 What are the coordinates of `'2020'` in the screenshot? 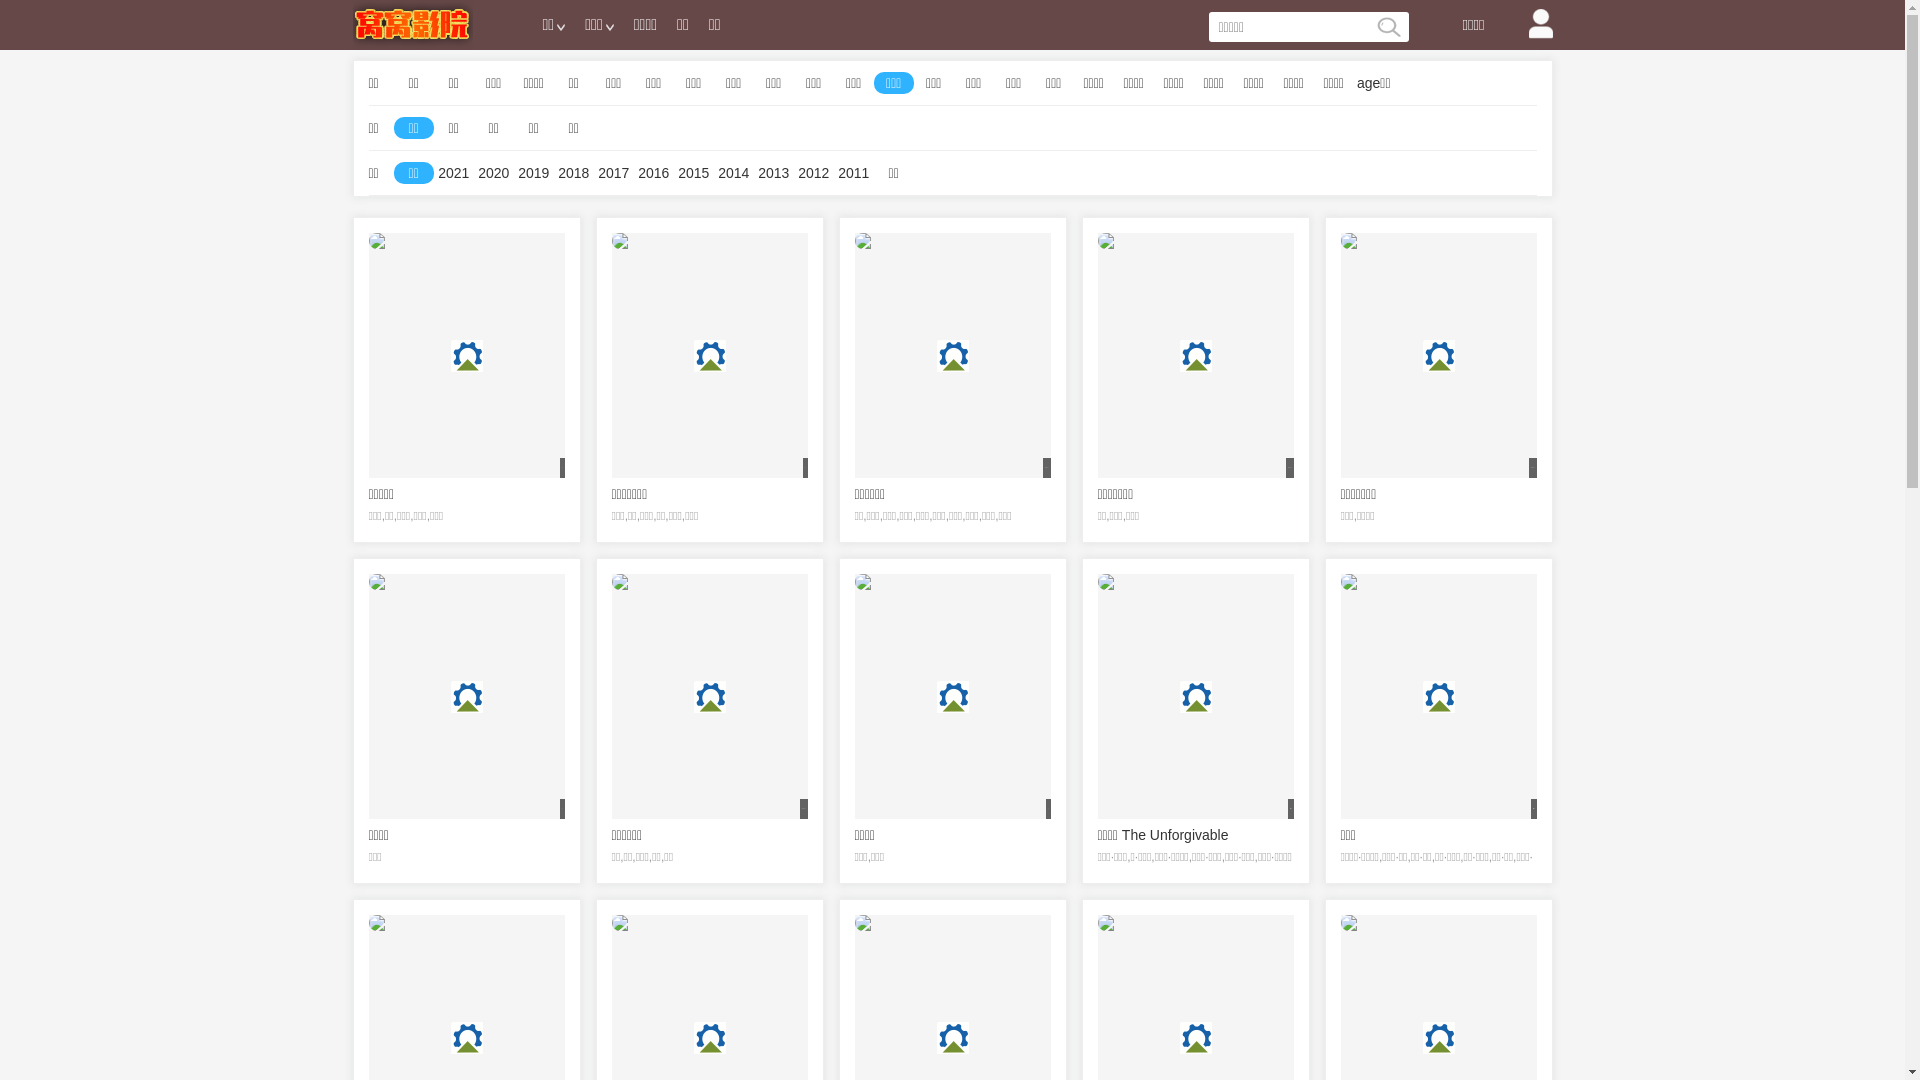 It's located at (493, 172).